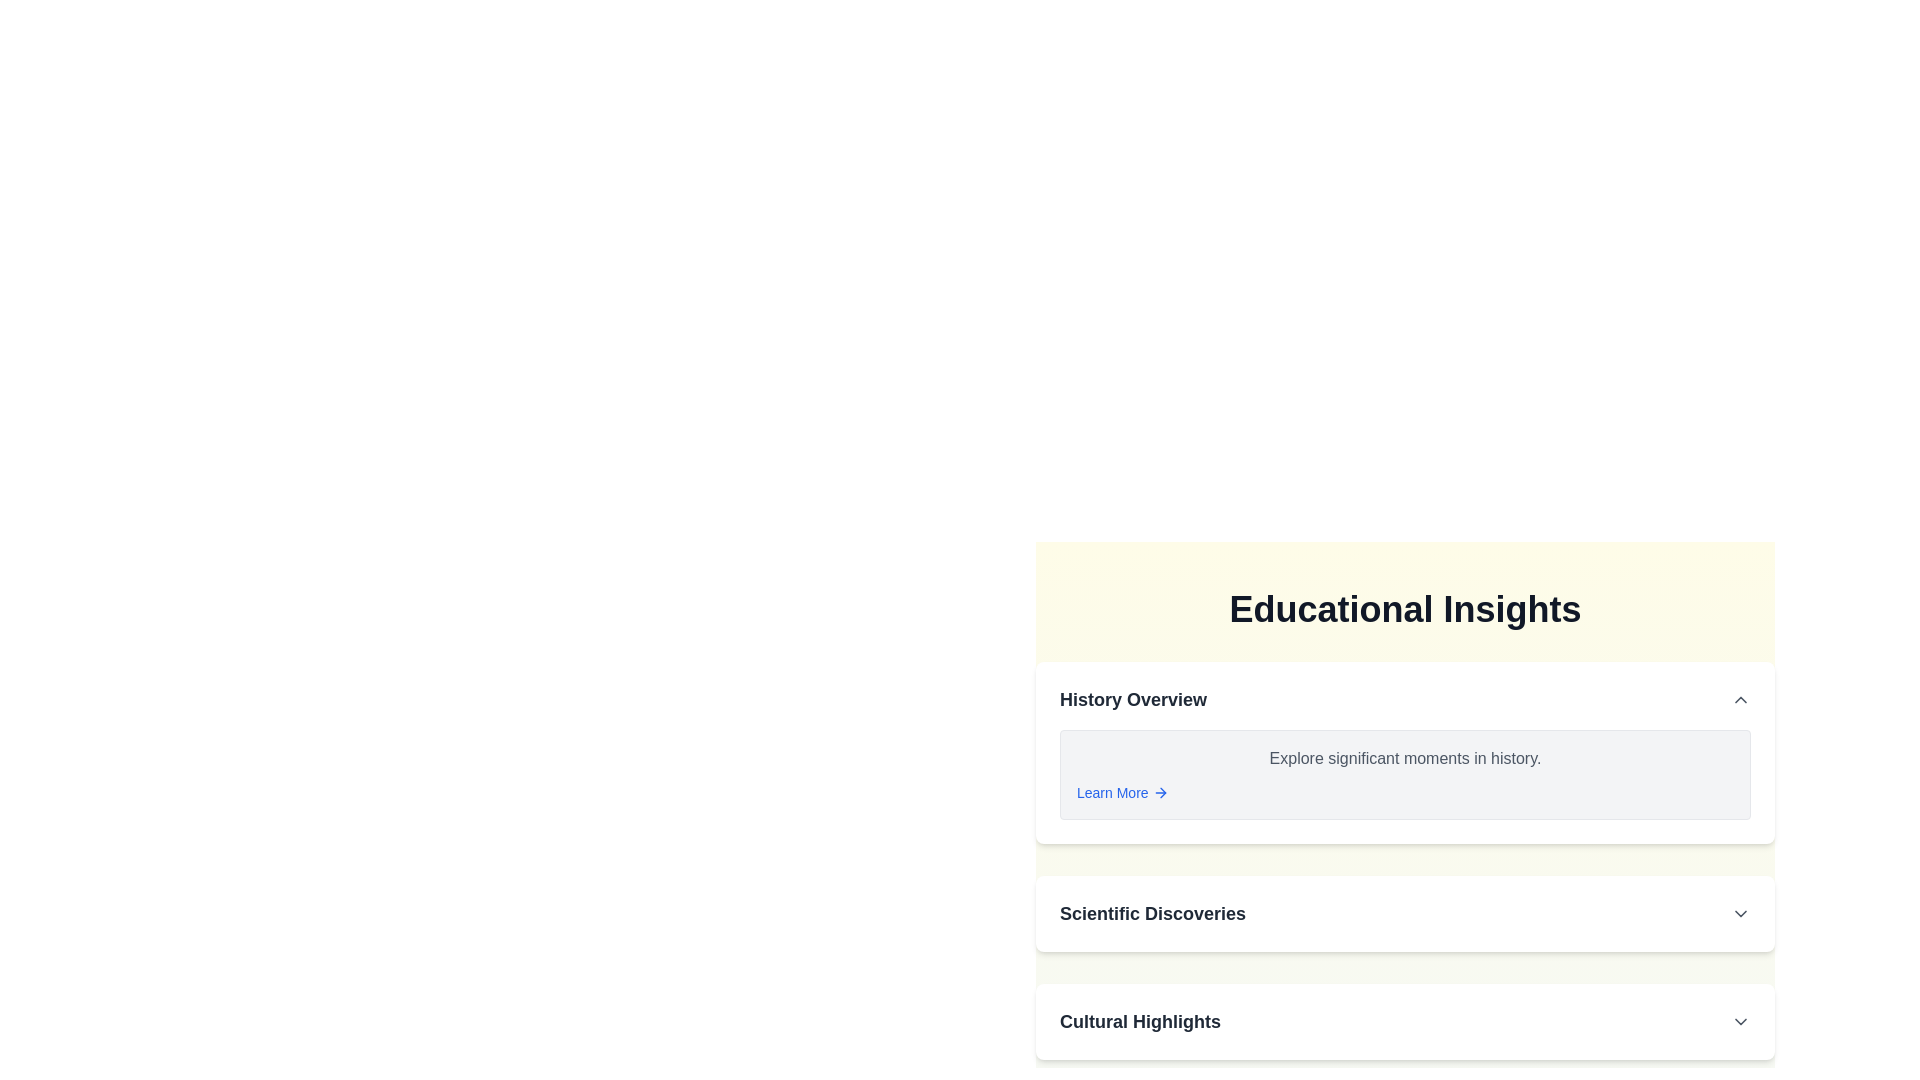  What do you see at coordinates (1740, 698) in the screenshot?
I see `the Chevron-up icon button located at the far-right corner of the 'History Overview' header` at bounding box center [1740, 698].